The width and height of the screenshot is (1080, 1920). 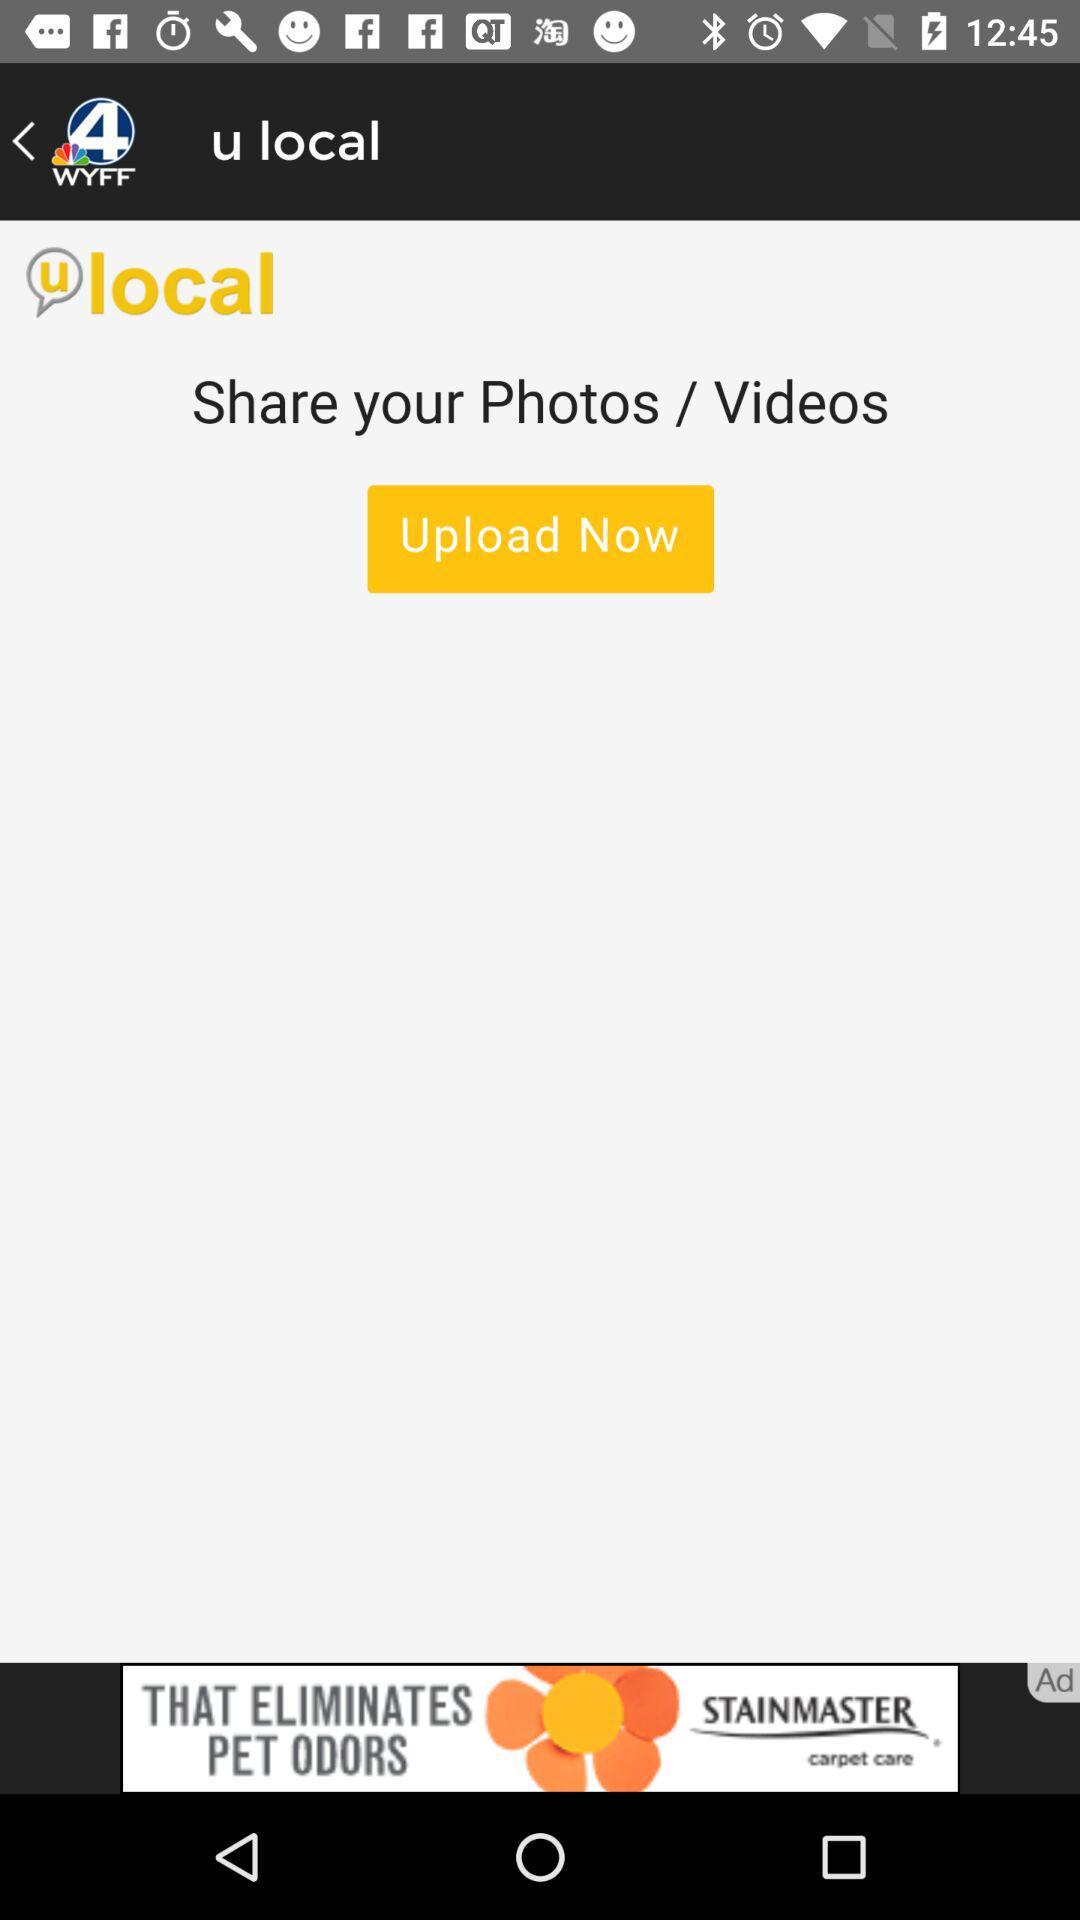 I want to click on upload file, so click(x=540, y=940).